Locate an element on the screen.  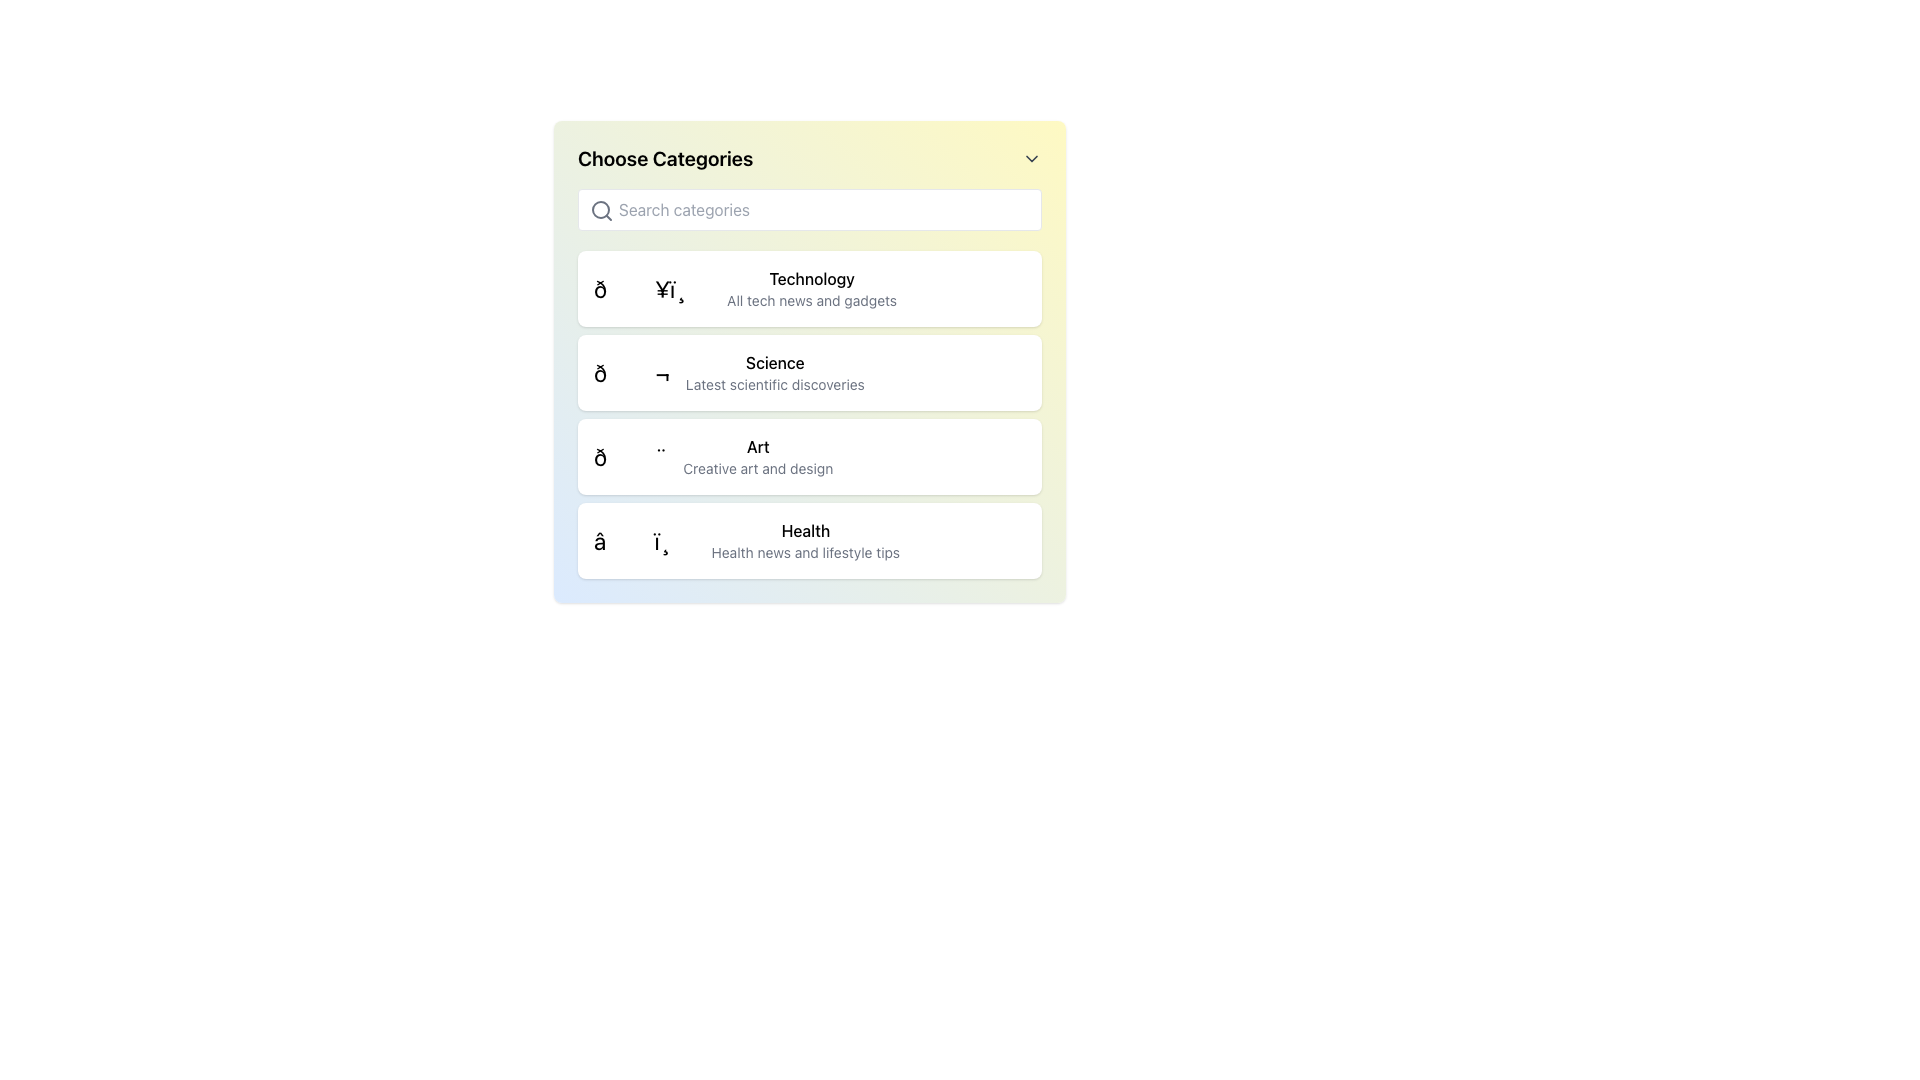
the icon resembling a wrench or gear located to the left of the 'Health' label in the category list is located at coordinates (644, 540).